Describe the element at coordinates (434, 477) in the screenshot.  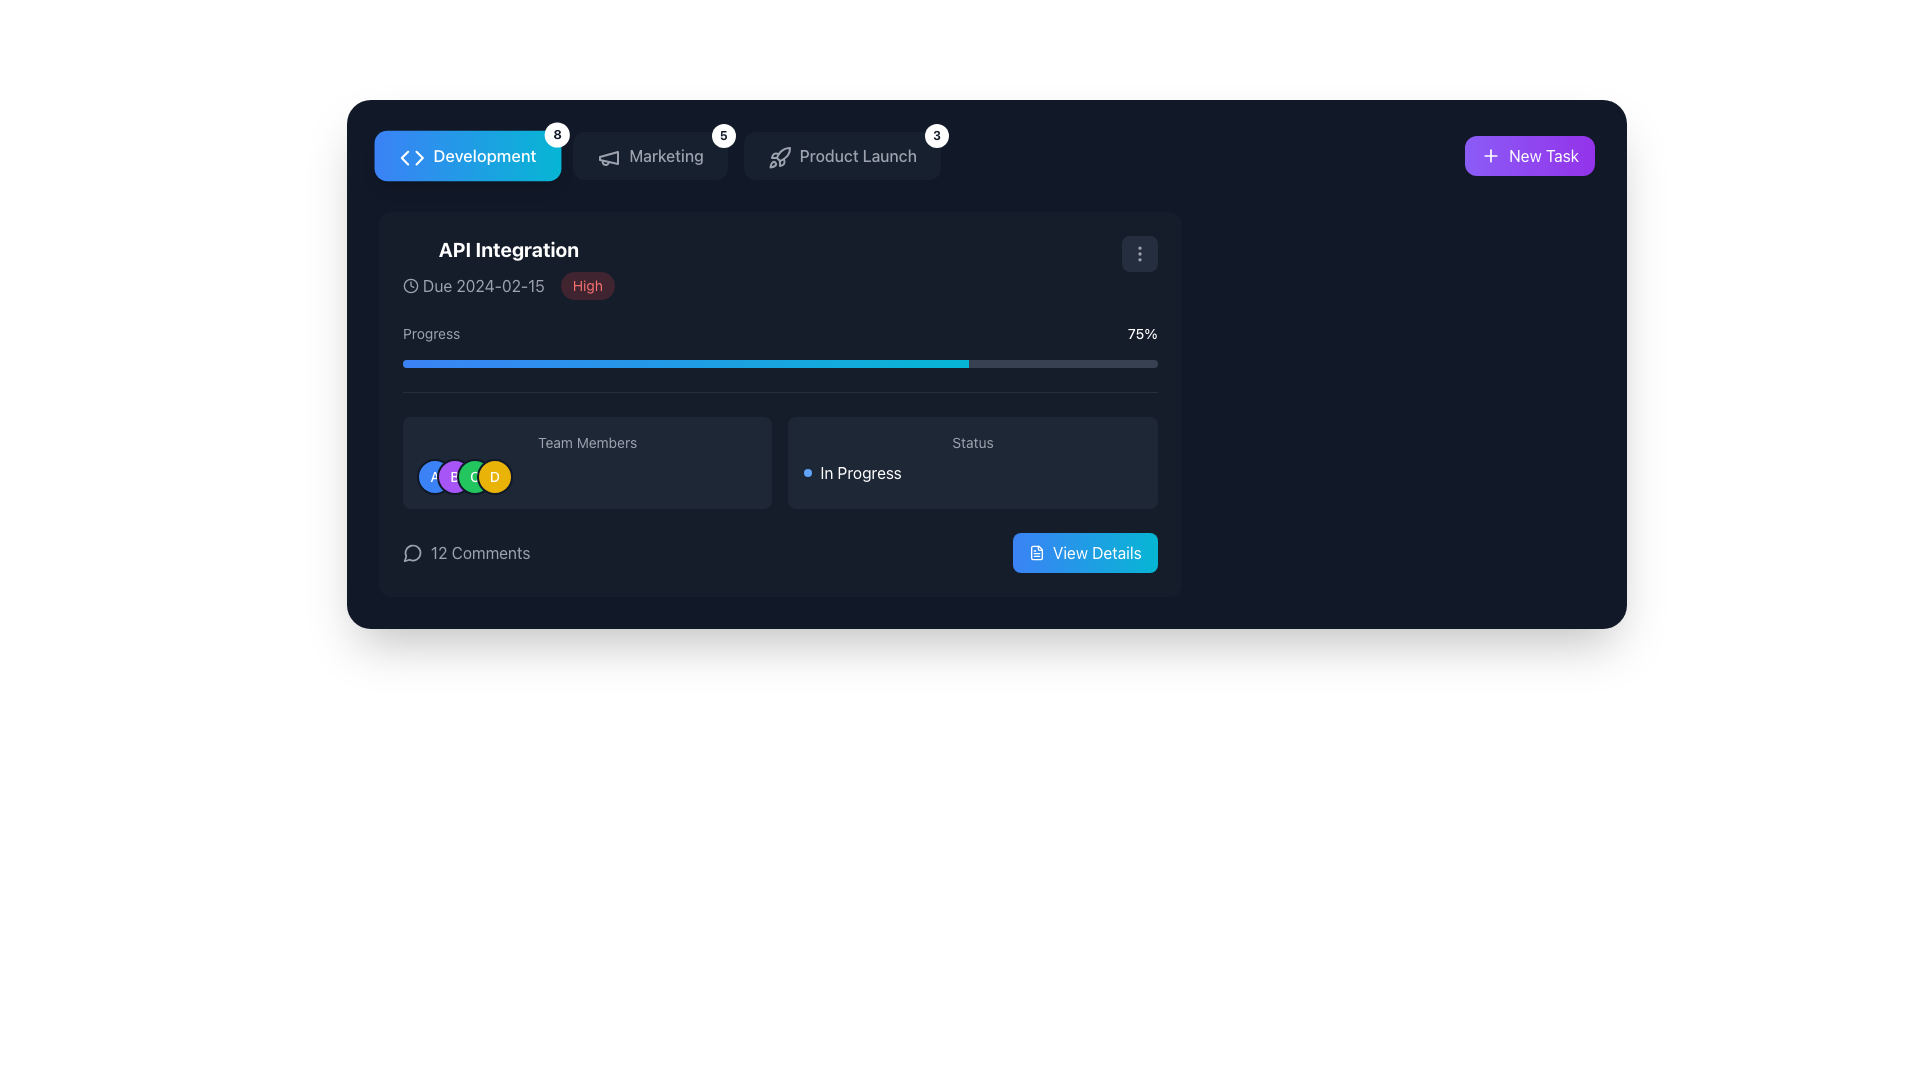
I see `the Decorative avatar or badge icon labeled 'A', which is the first circular badge from the left in the team members section` at that location.